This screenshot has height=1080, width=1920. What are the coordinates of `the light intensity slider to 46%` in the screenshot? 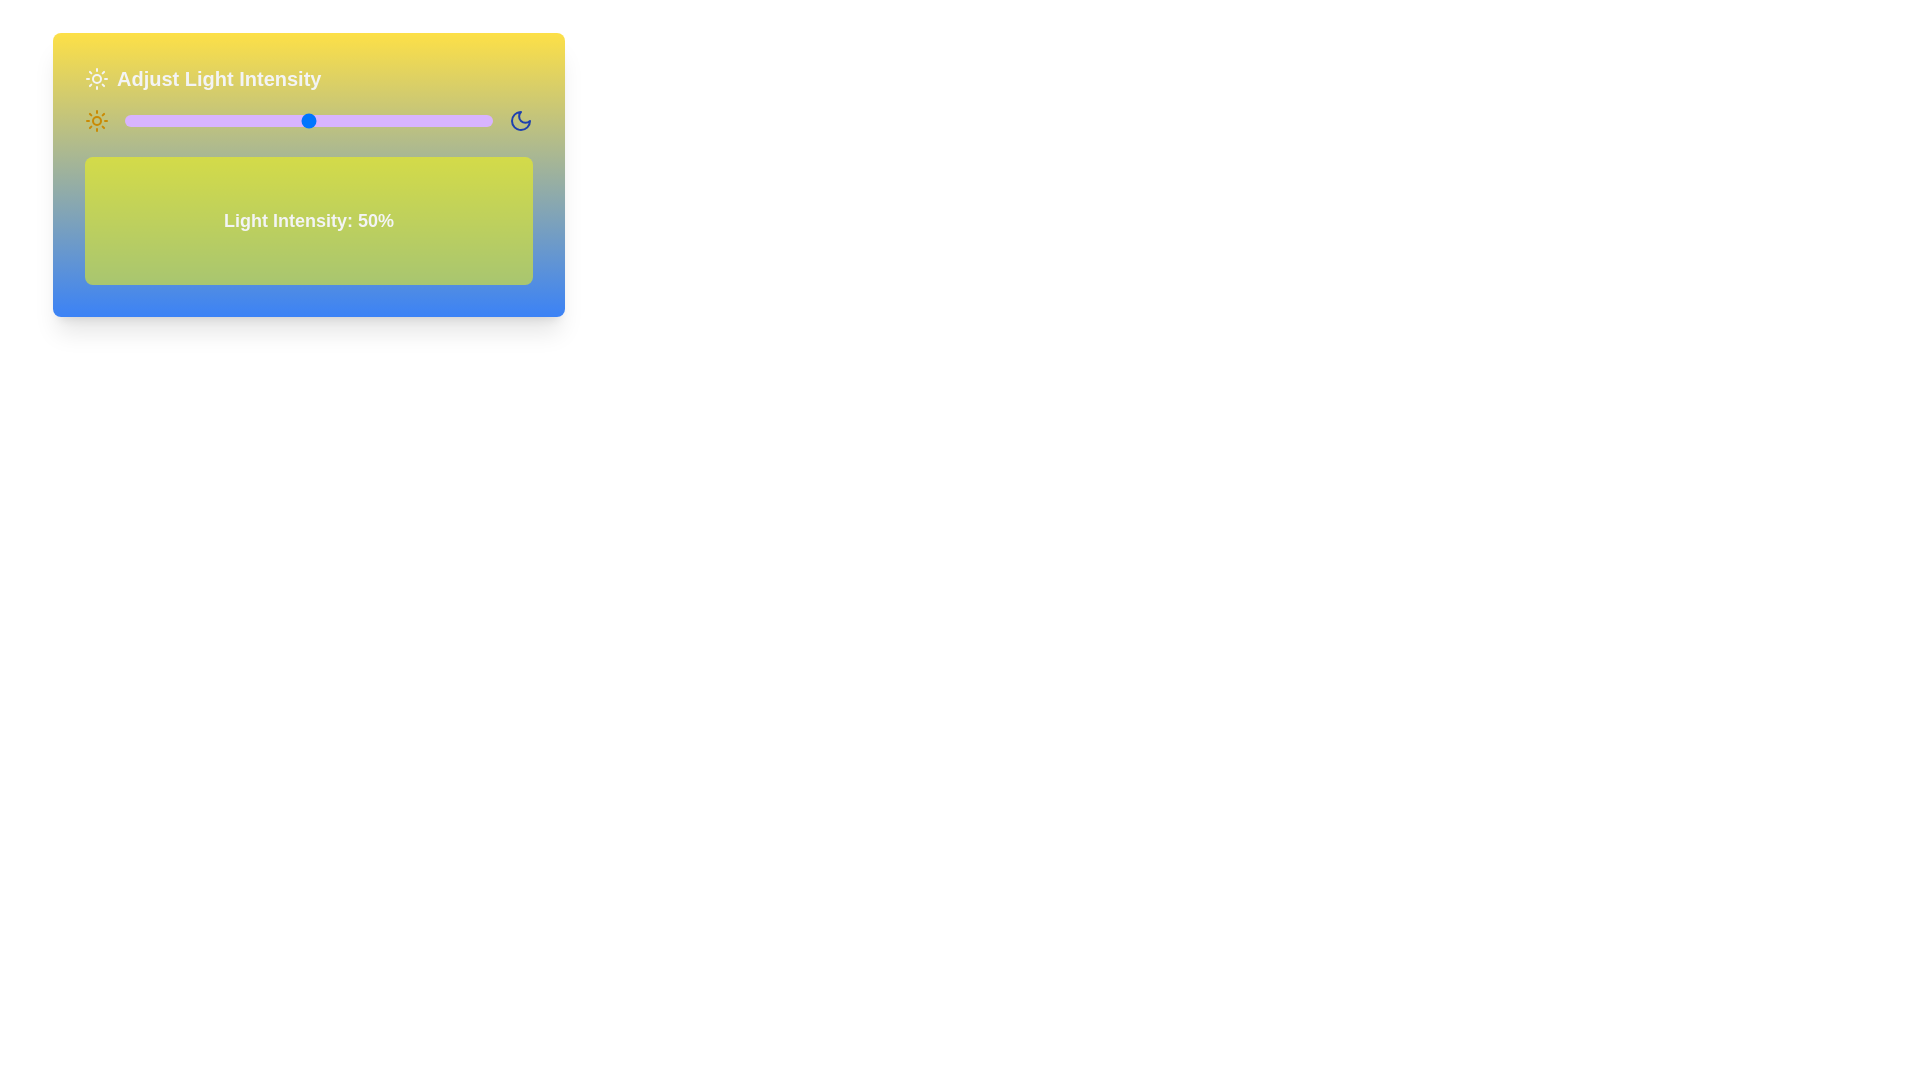 It's located at (293, 120).